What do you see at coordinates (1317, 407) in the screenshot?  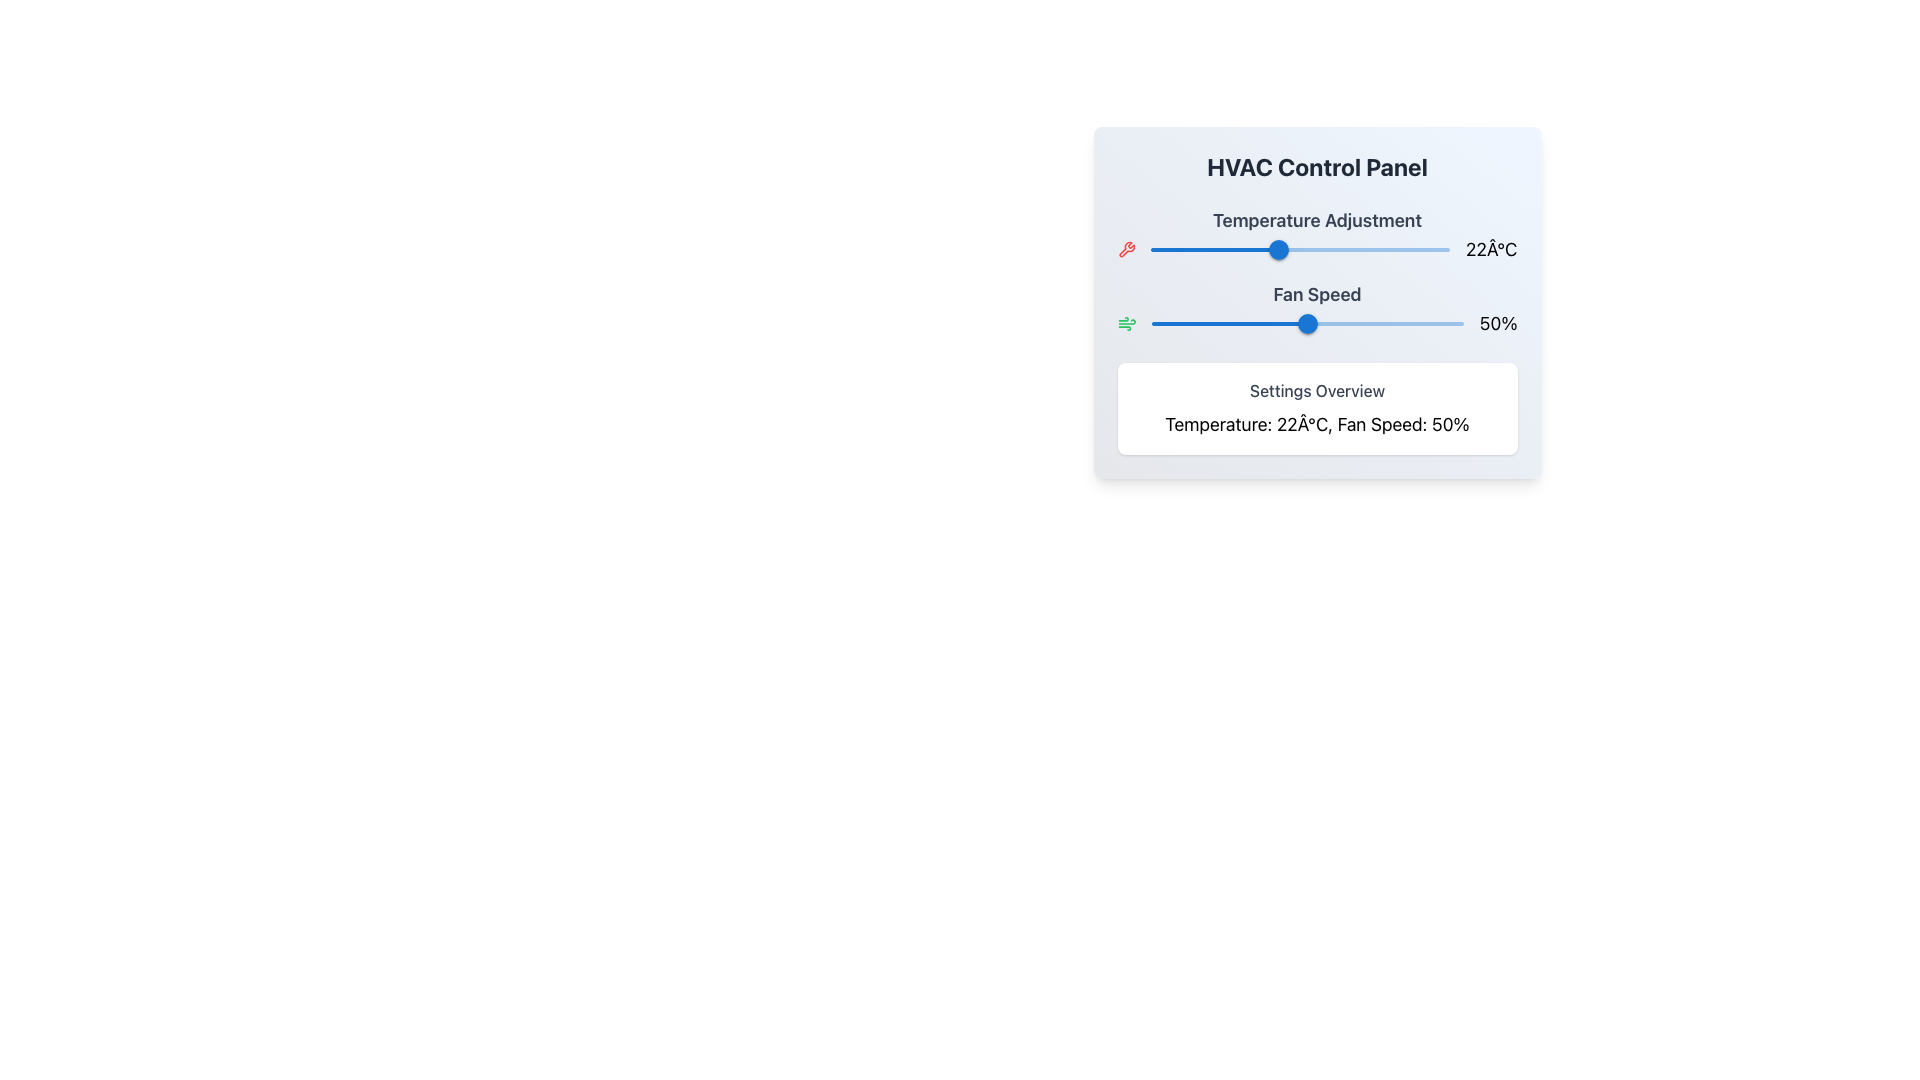 I see `the Static Display Section that summarizes the current HVAC settings, located at the bottom of the HVAC Control Panel` at bounding box center [1317, 407].